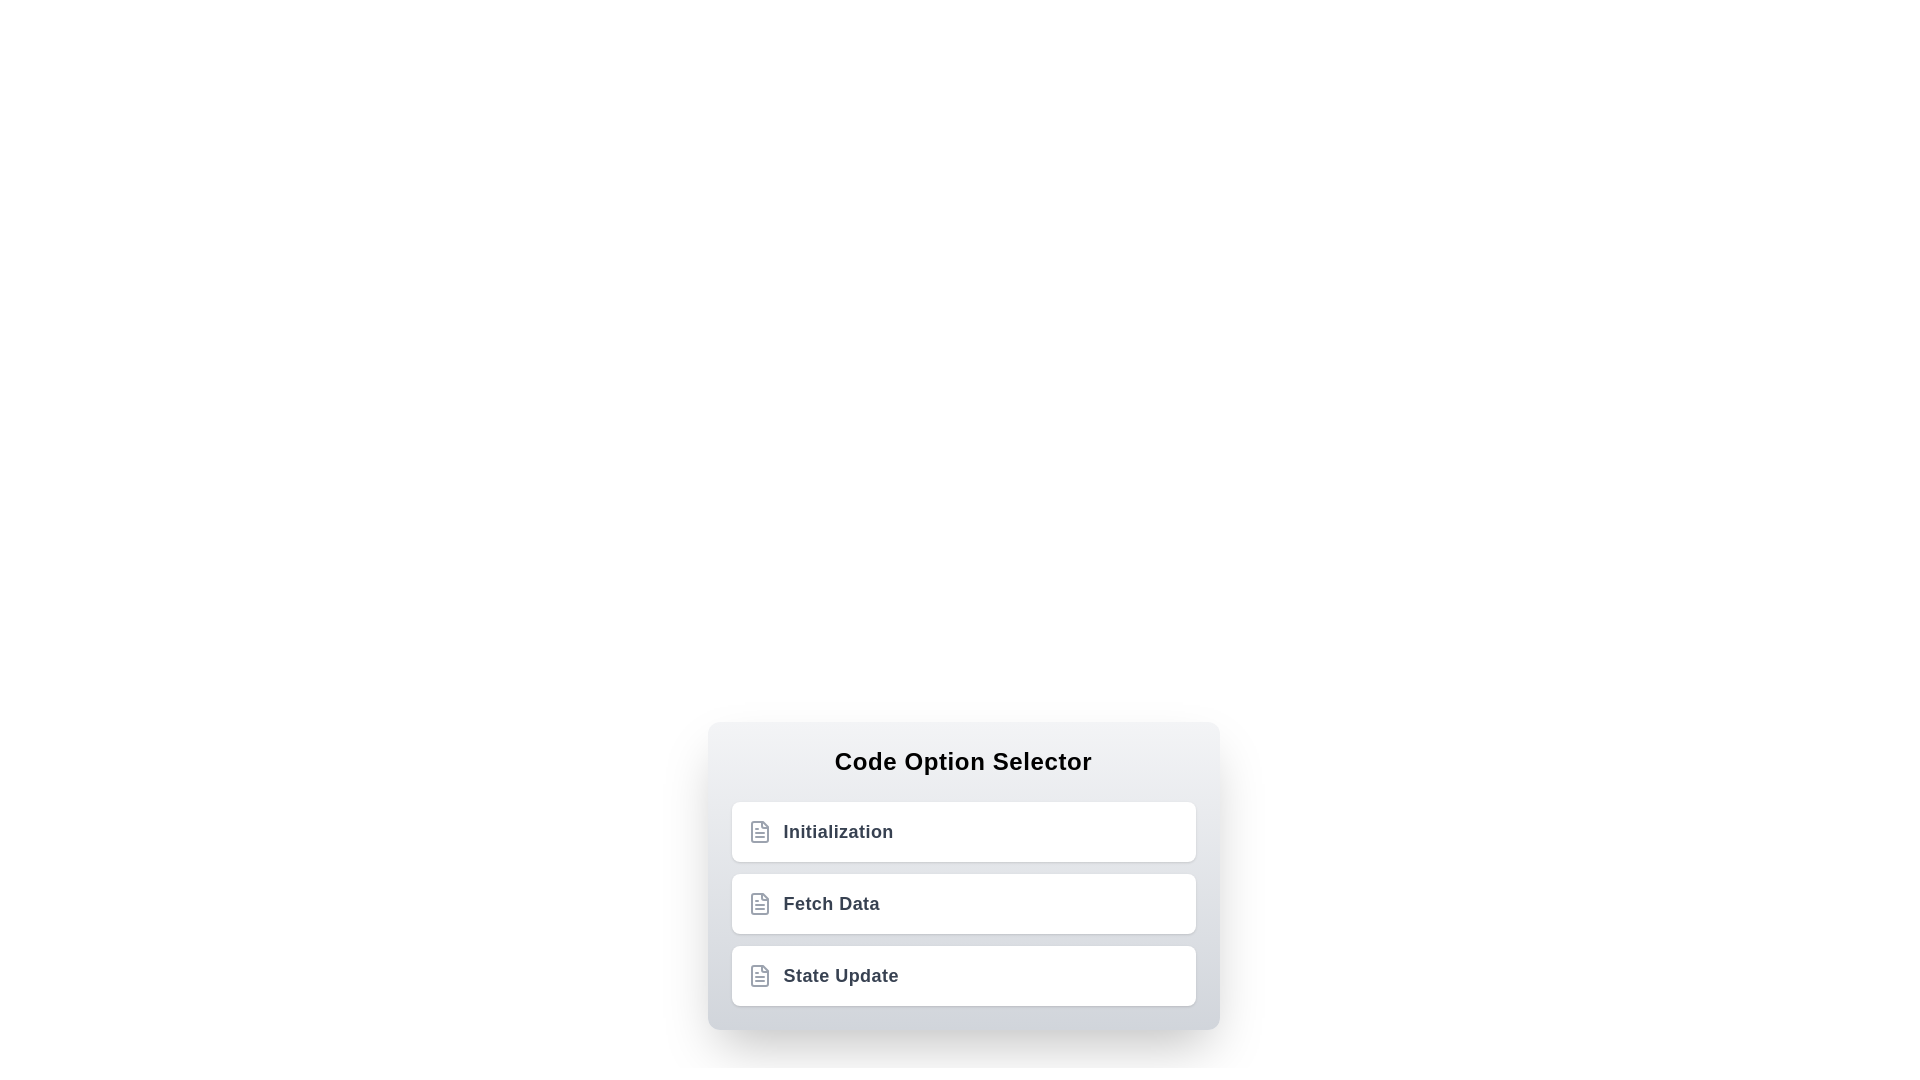 The image size is (1920, 1080). What do you see at coordinates (963, 874) in the screenshot?
I see `the 'Fetch Data' option in the selection list within the 'Code Option Selector', which is the second block in the vertical arrangement of options` at bounding box center [963, 874].